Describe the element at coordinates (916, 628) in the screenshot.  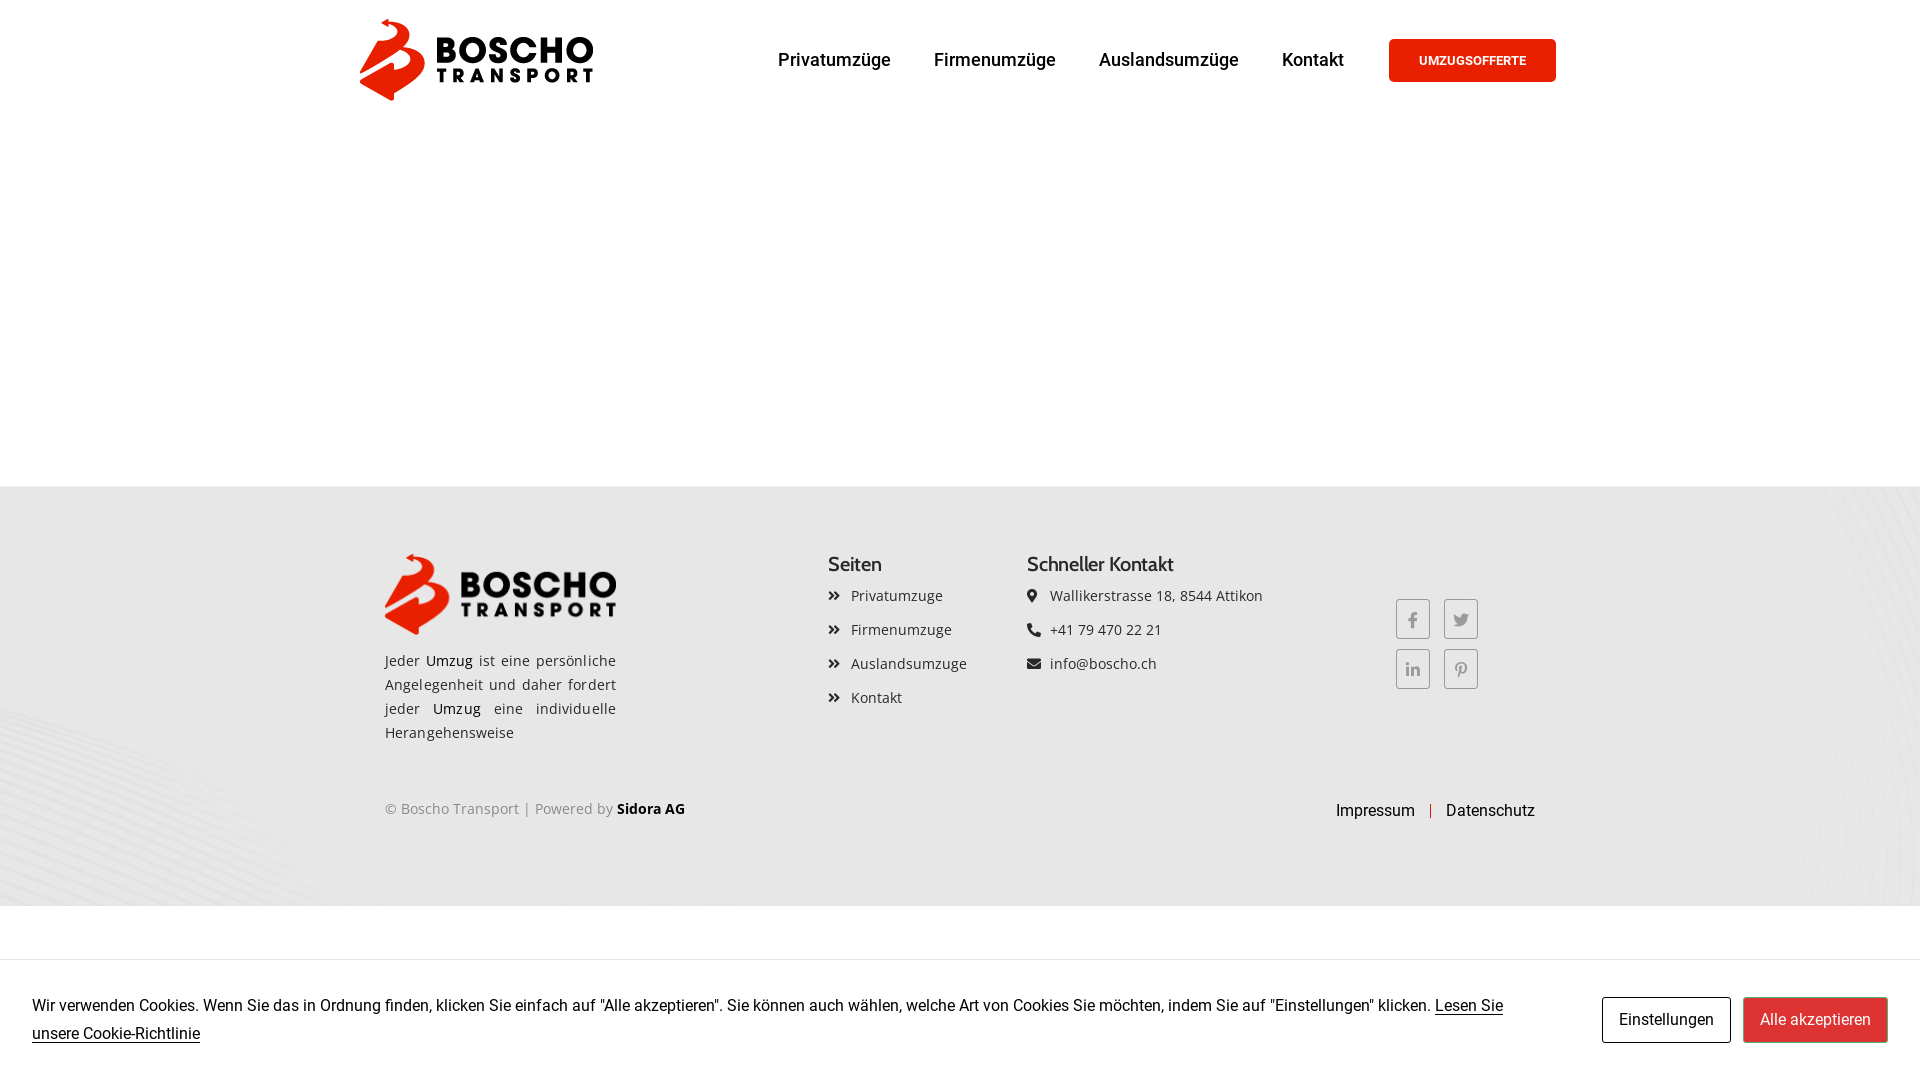
I see `'Firmenumzuge'` at that location.